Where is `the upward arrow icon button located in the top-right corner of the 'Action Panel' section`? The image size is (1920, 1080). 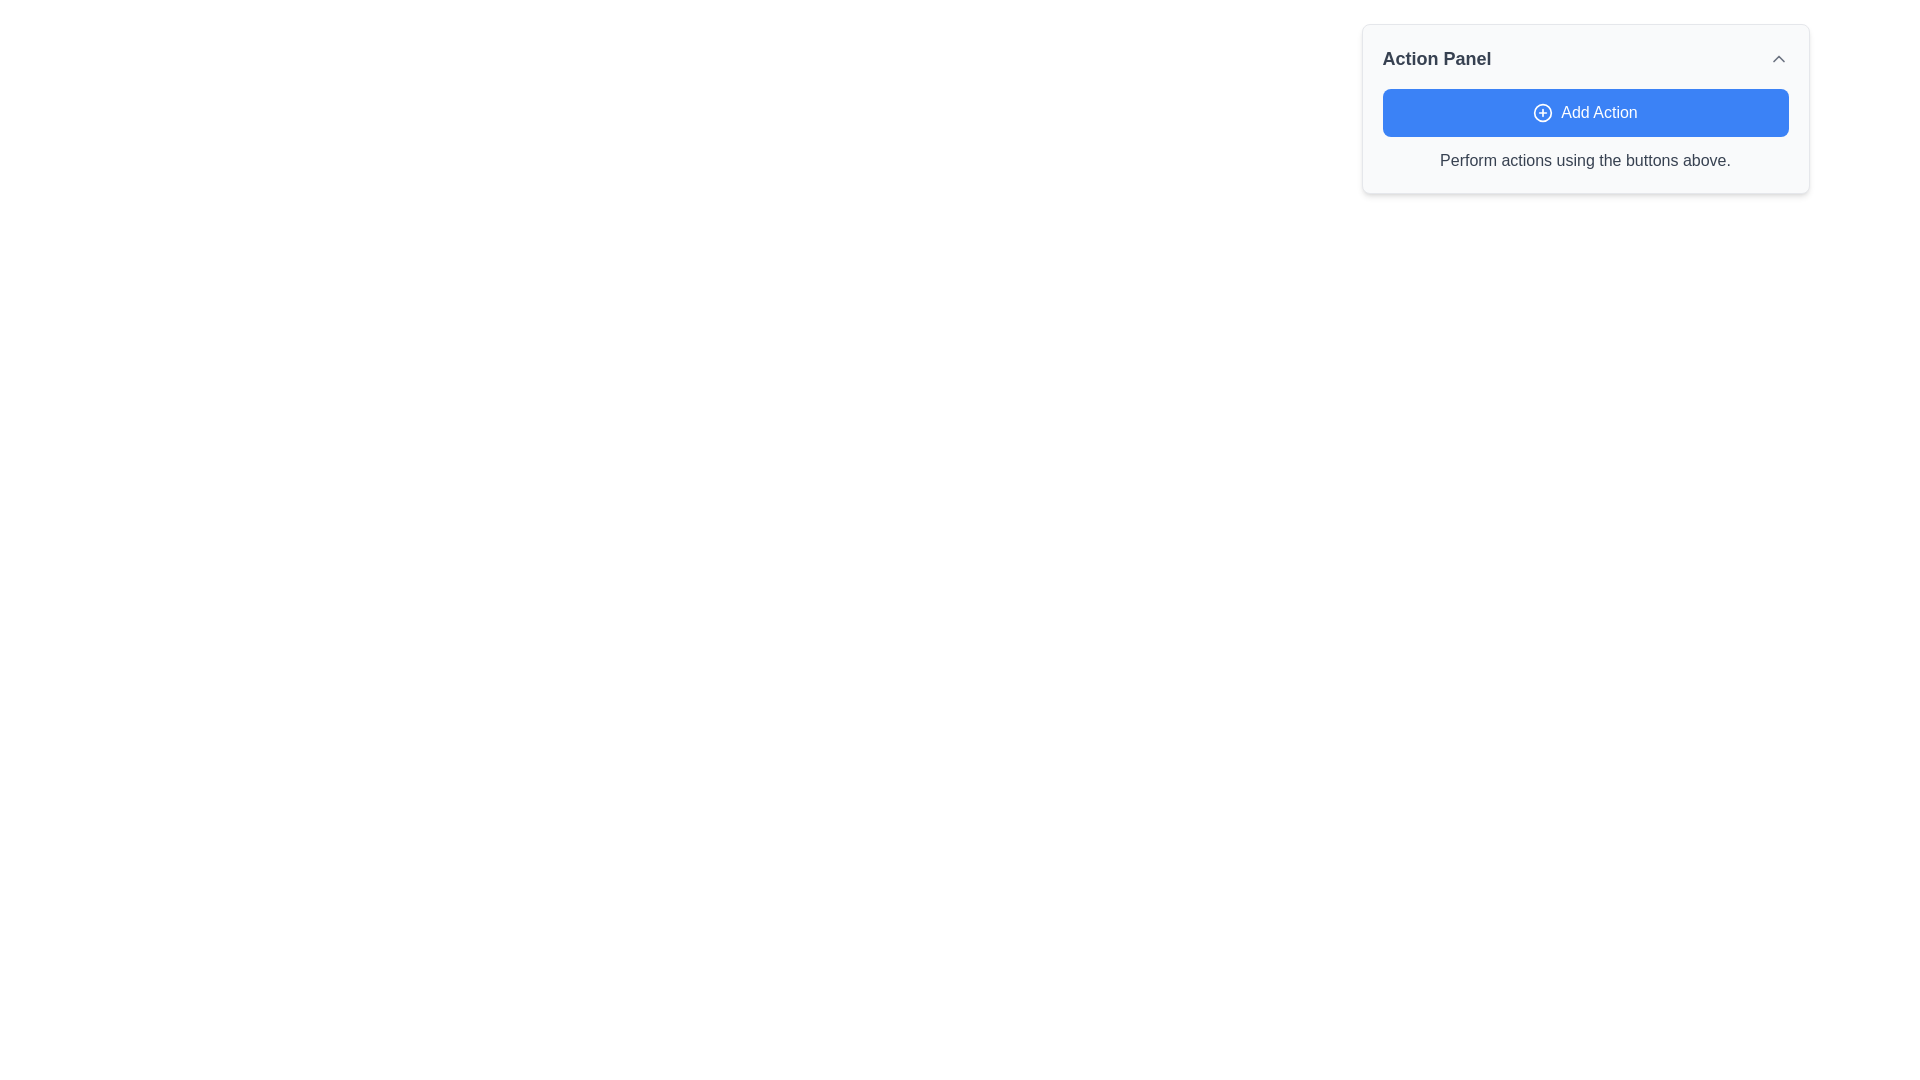 the upward arrow icon button located in the top-right corner of the 'Action Panel' section is located at coordinates (1778, 57).